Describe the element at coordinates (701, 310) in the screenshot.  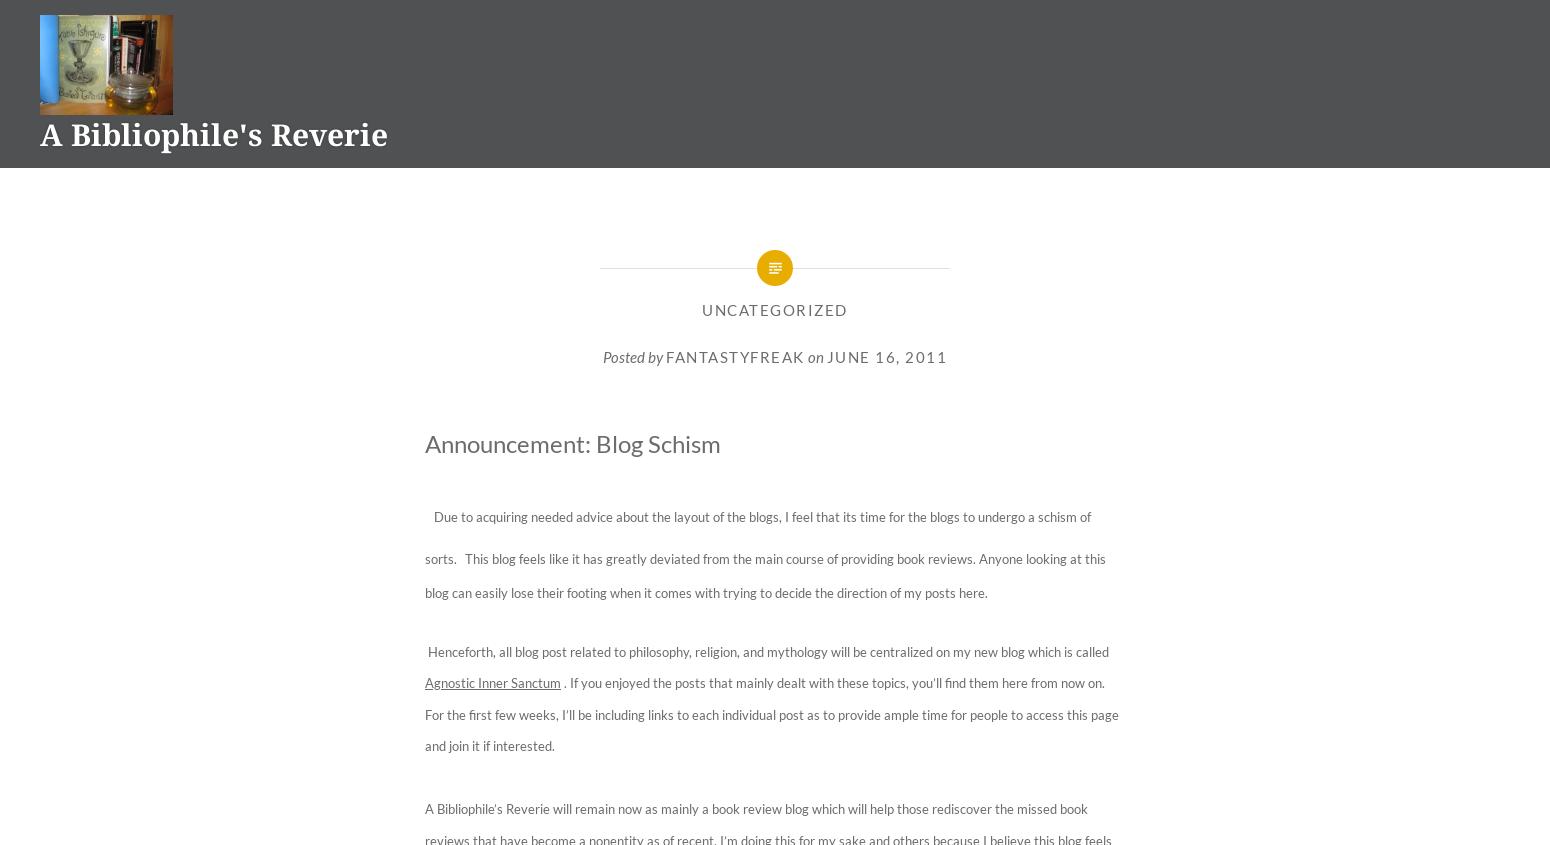
I see `'Uncategorized'` at that location.